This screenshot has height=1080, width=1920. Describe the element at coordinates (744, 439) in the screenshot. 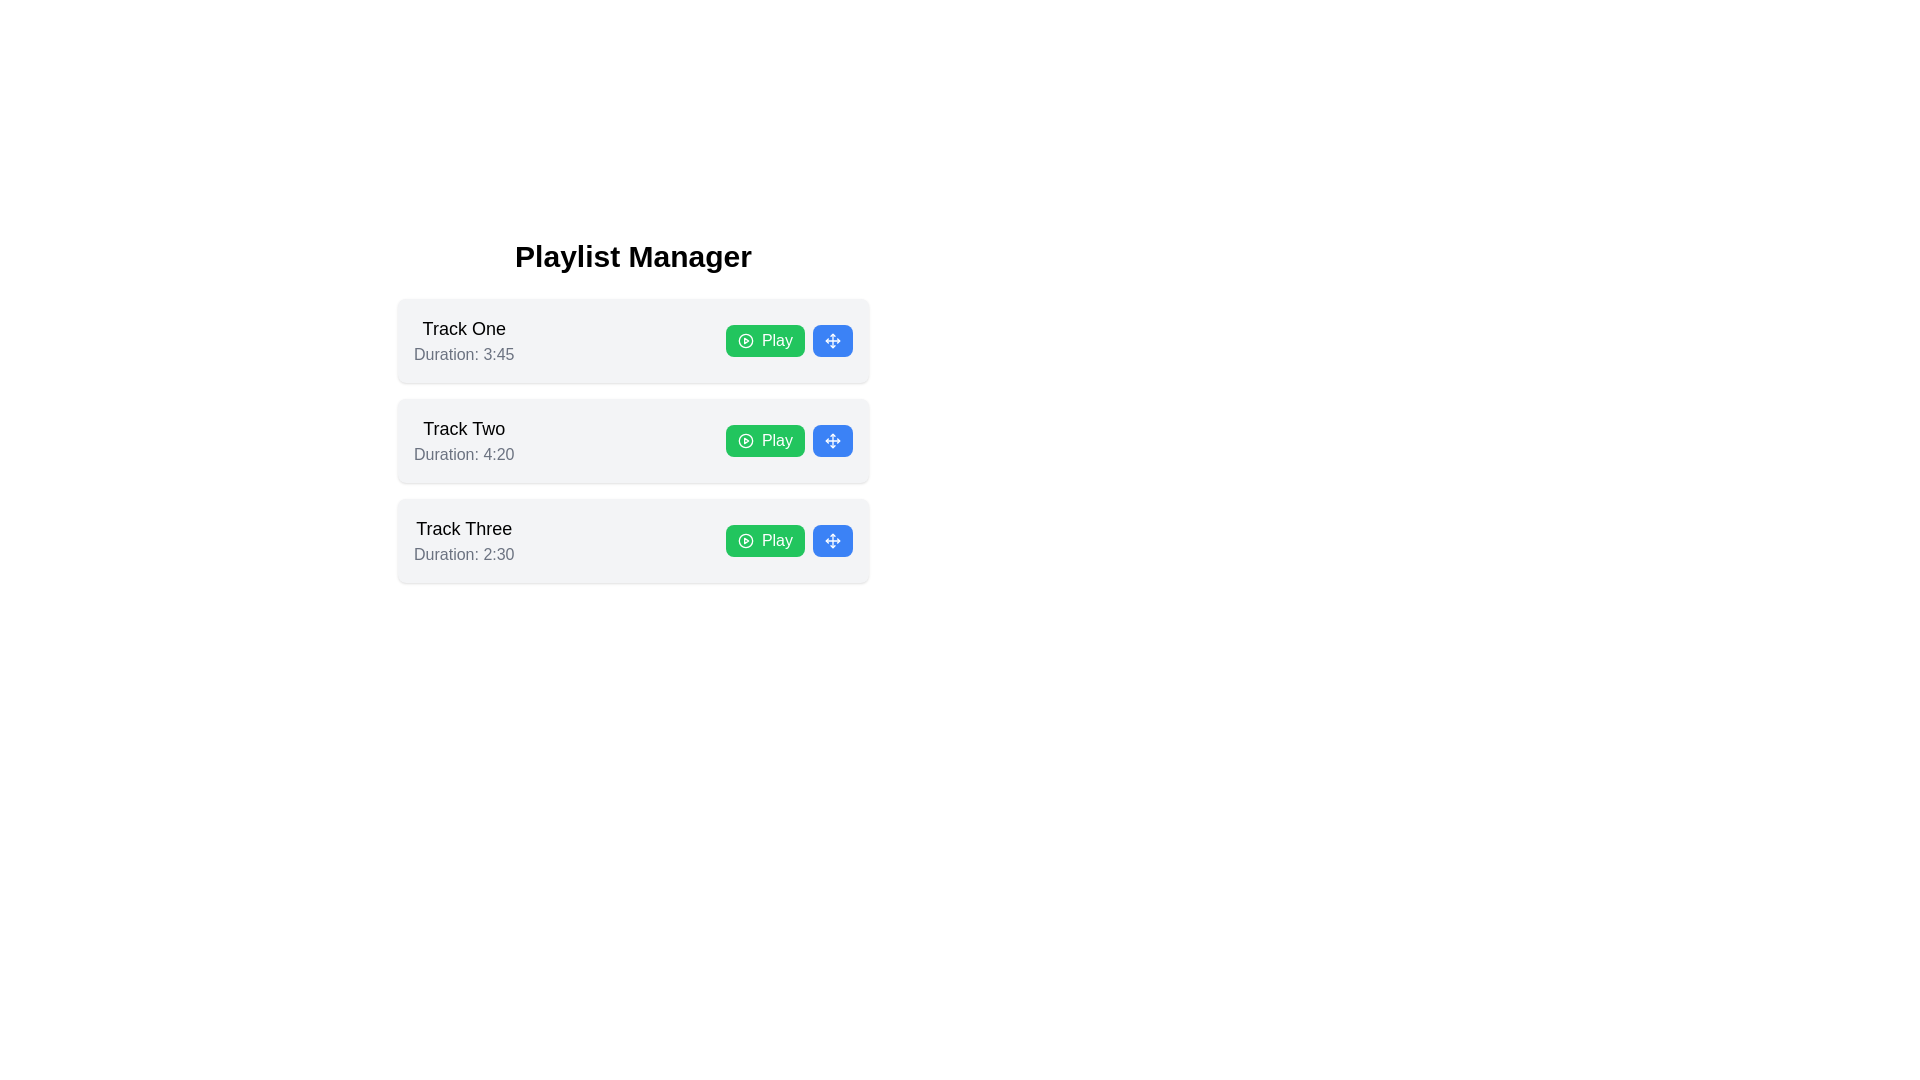

I see `the play icon within the green button labeled 'Play' to initiate media playback` at that location.